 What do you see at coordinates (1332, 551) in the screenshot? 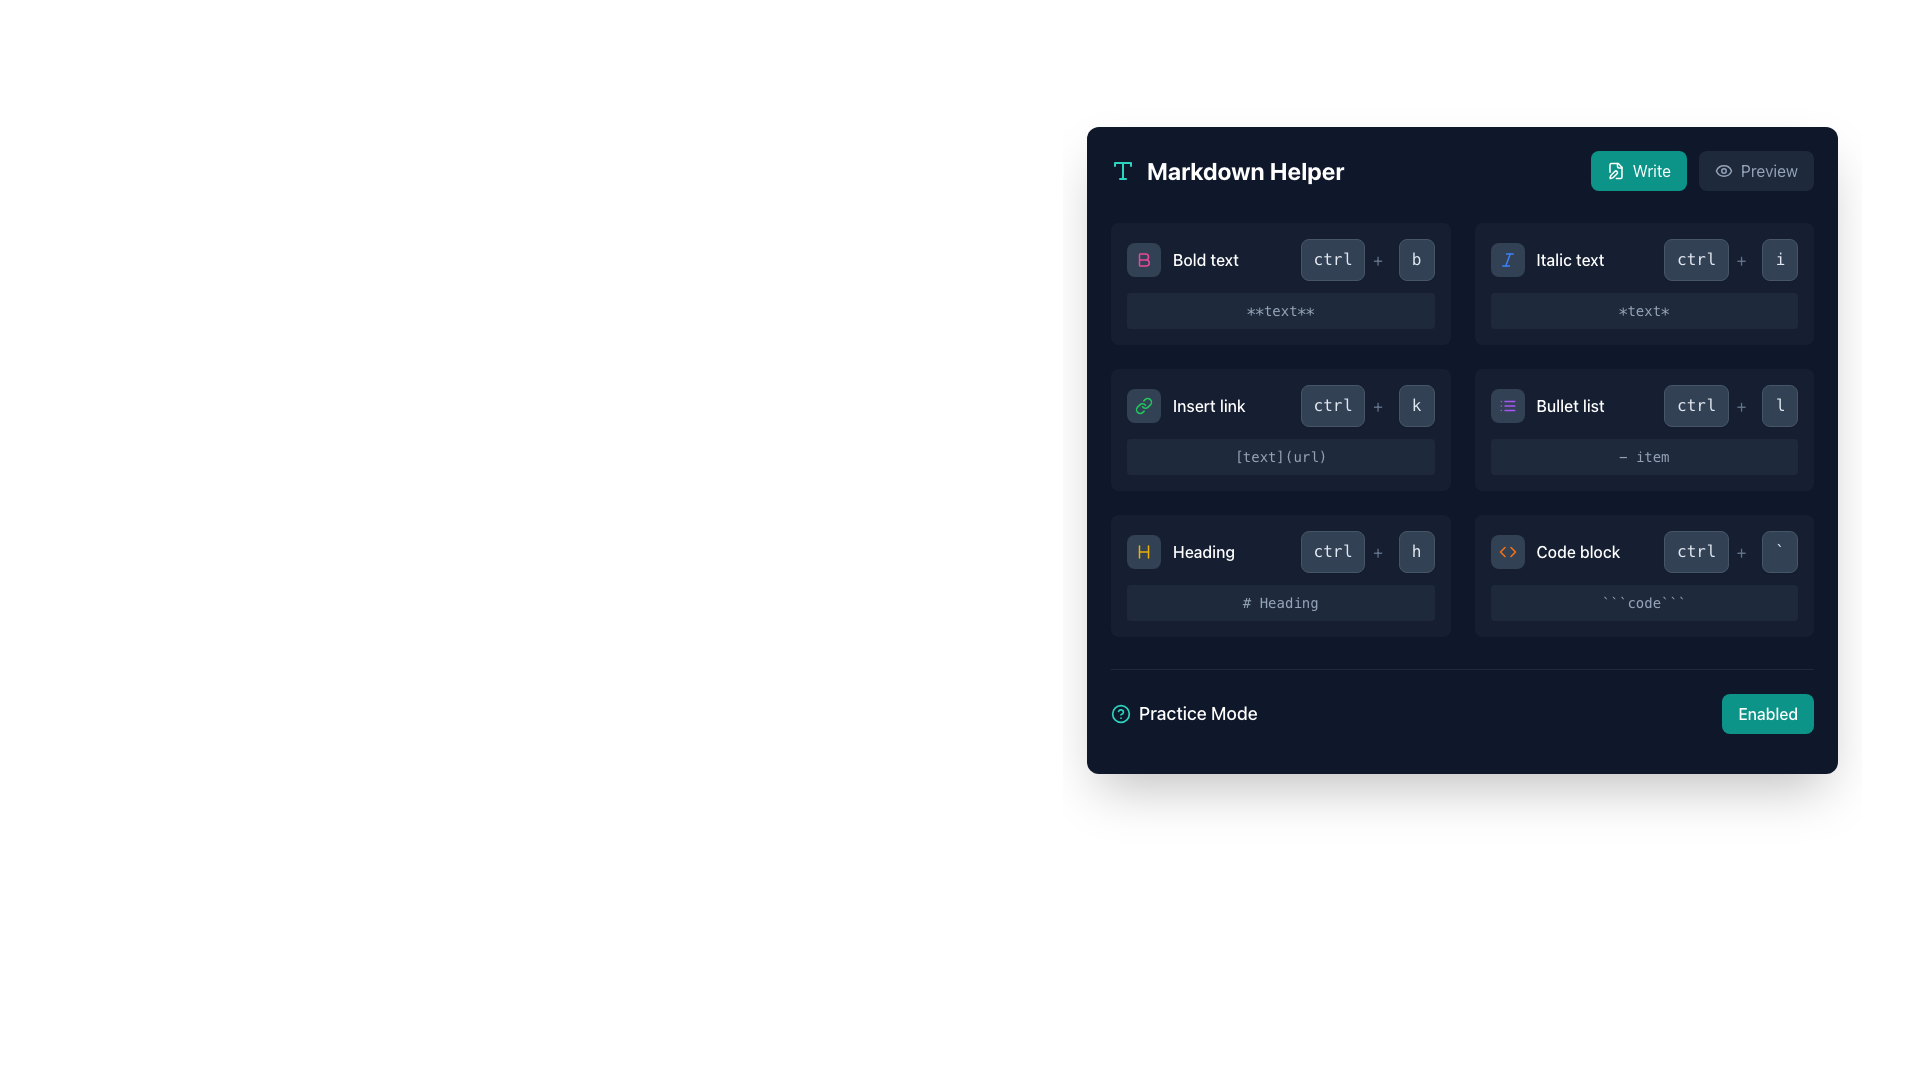
I see `the static label styled as a button representing the 'ctrl' keyboard key, which has a dark slate-gray background and white text, located to the left of a '+' symbol in the lower-right section of the grid layout` at bounding box center [1332, 551].